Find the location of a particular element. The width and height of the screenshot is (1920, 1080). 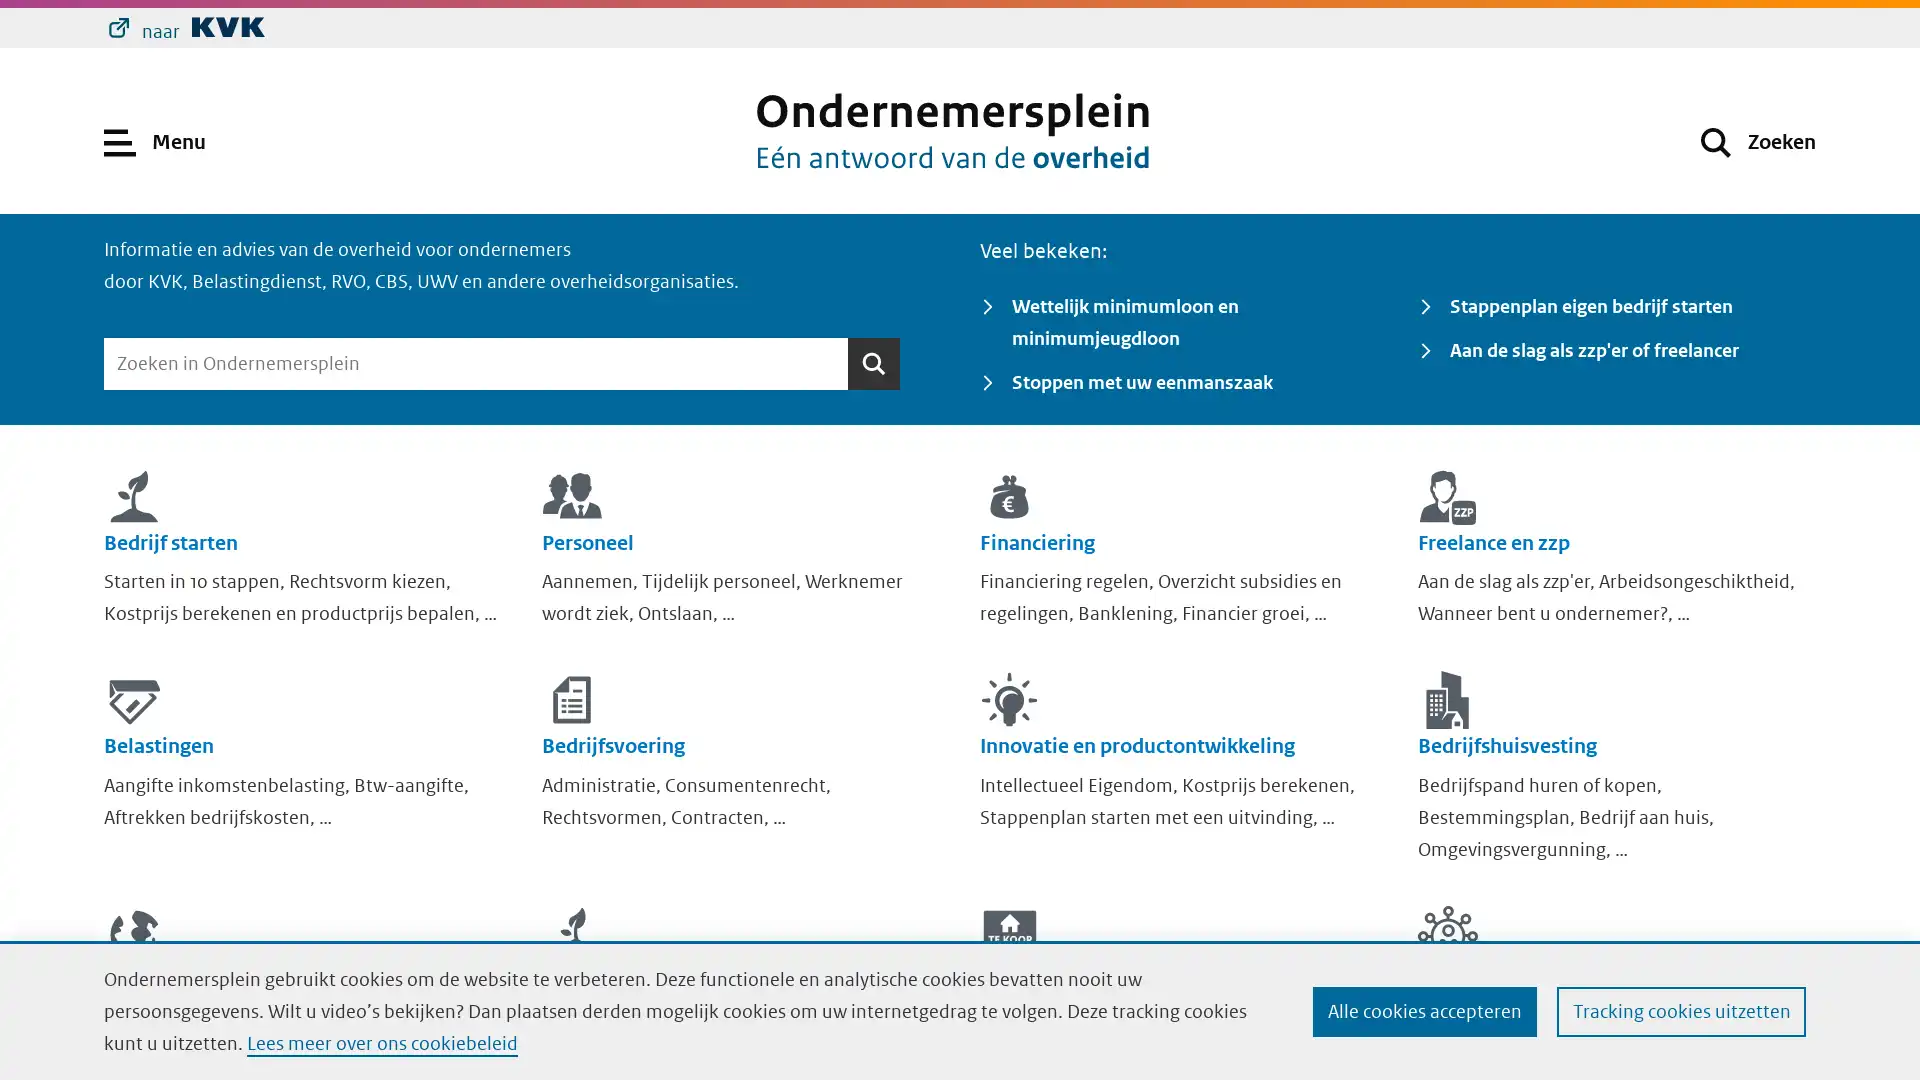

Alle cookies accepteren is located at coordinates (1424, 1011).